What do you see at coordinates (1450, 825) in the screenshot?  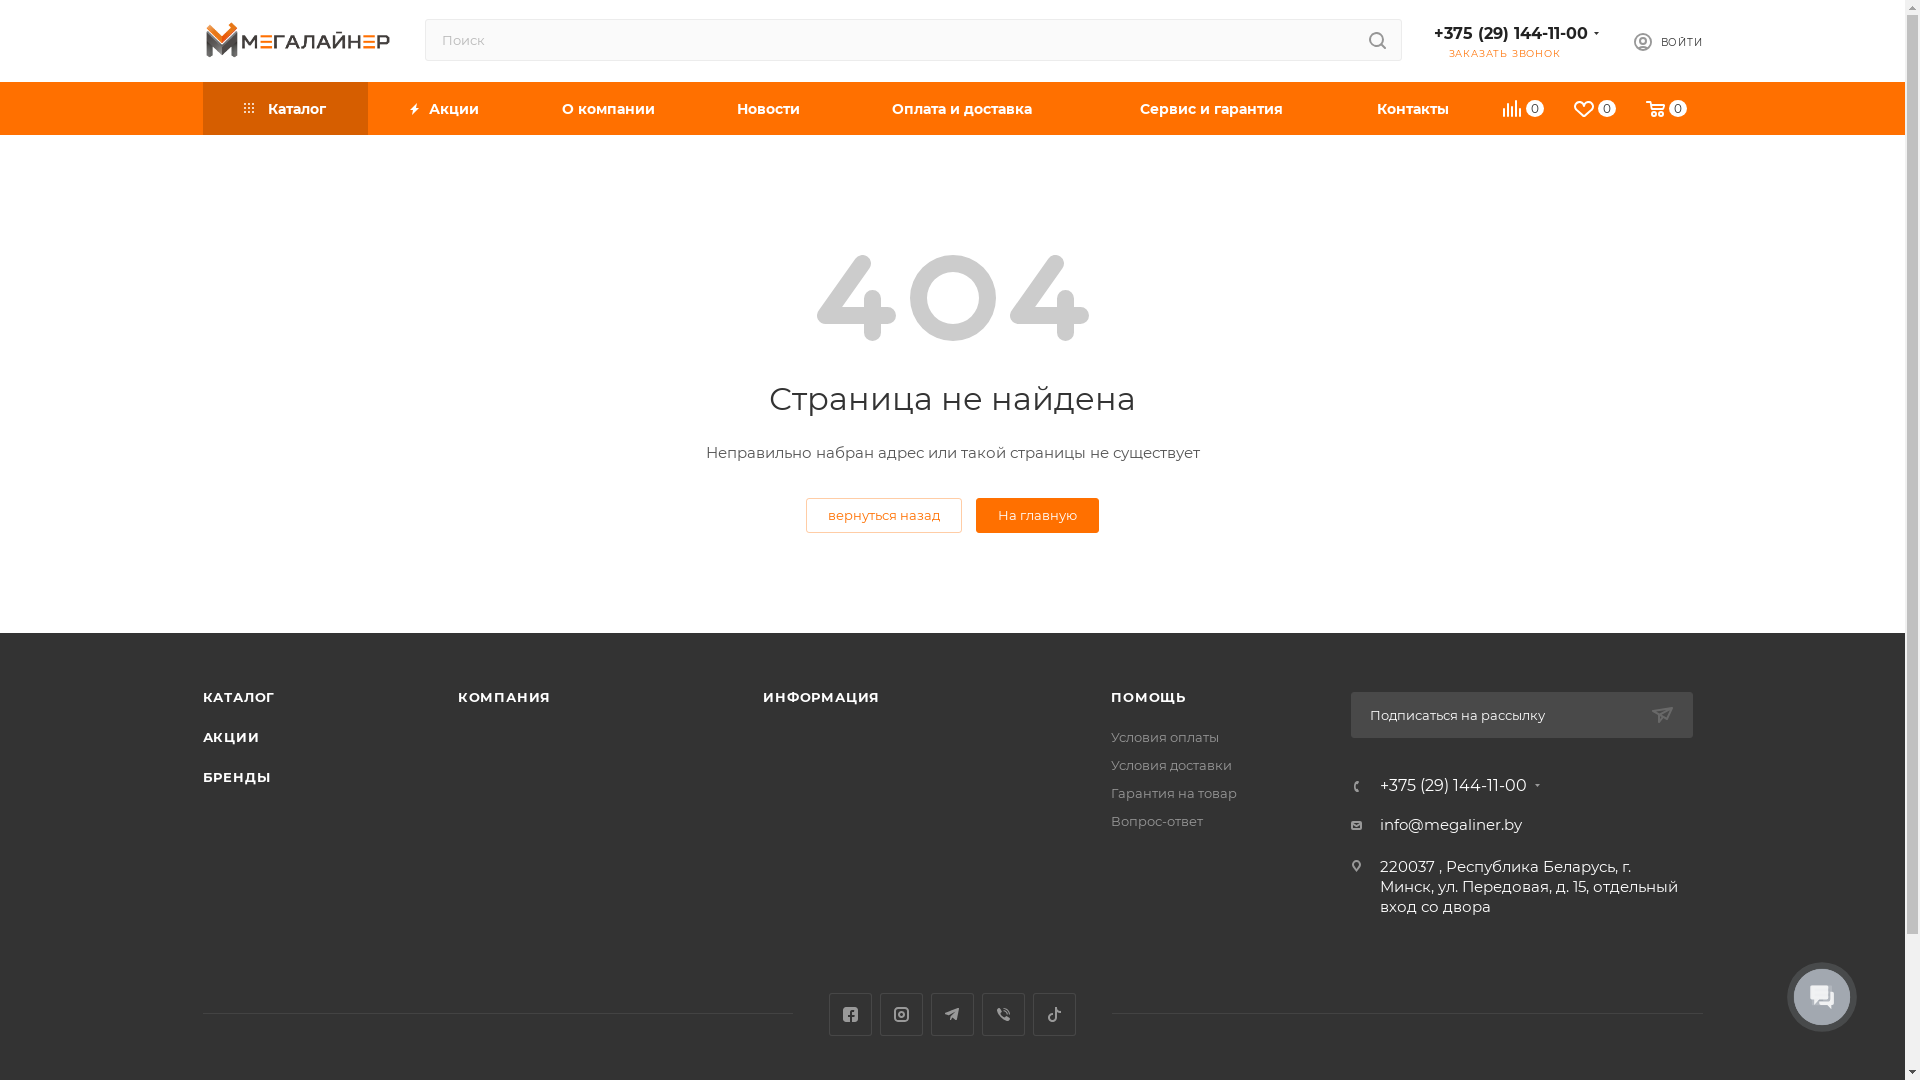 I see `'info@megaliner.by'` at bounding box center [1450, 825].